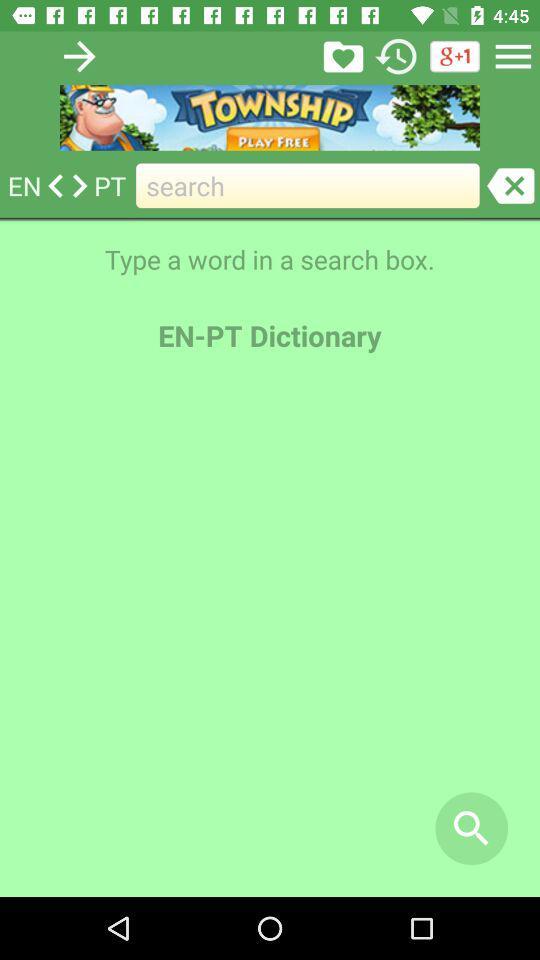 This screenshot has height=960, width=540. I want to click on the app below type a word app, so click(471, 828).